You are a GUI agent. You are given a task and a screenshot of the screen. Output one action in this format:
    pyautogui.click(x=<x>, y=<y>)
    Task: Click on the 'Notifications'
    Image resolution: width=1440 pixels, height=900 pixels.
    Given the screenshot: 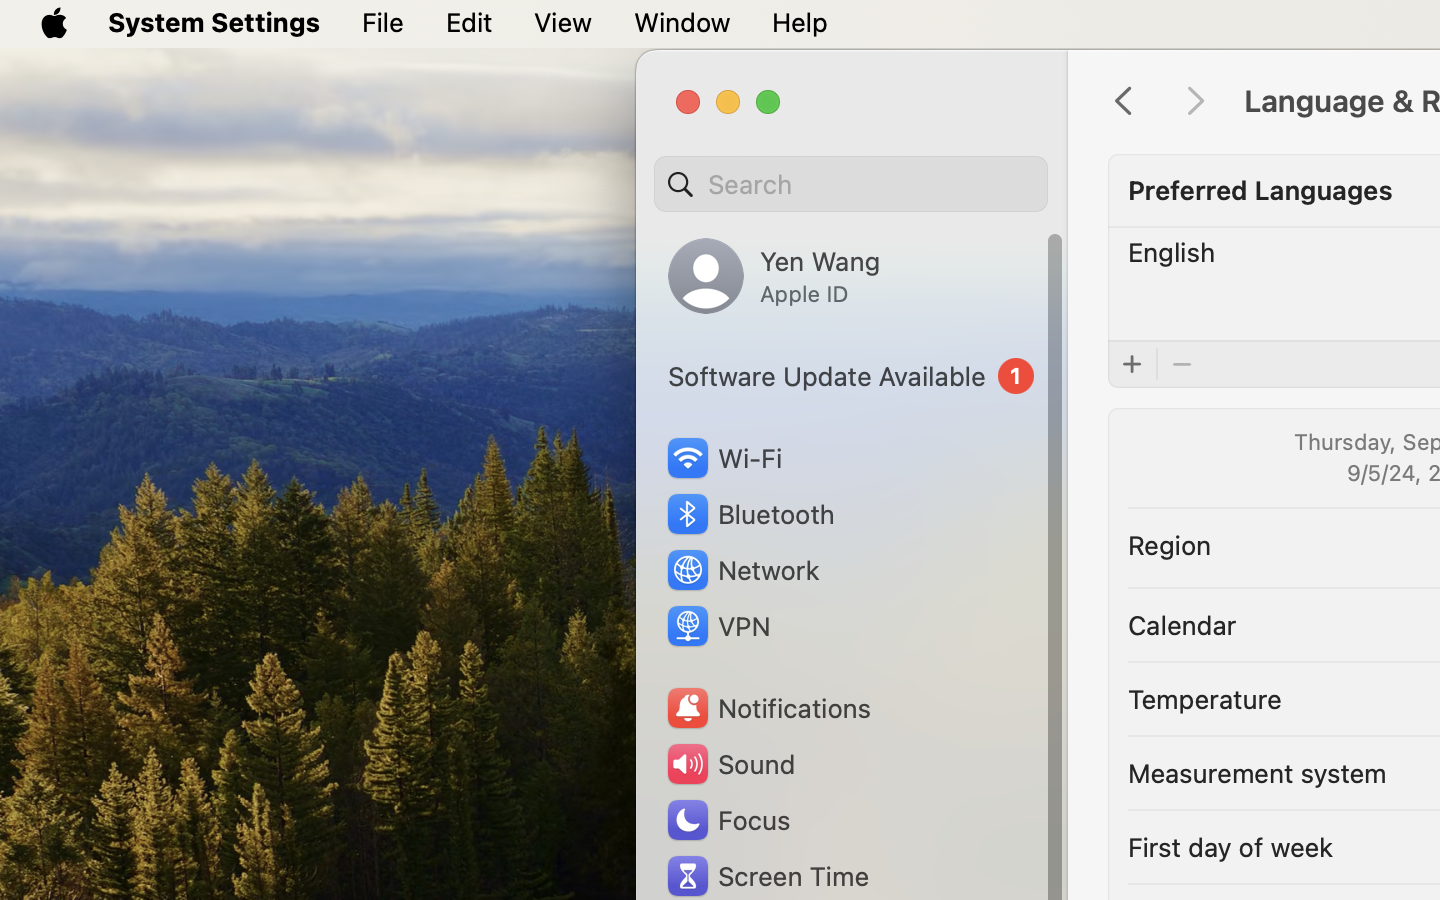 What is the action you would take?
    pyautogui.click(x=766, y=707)
    